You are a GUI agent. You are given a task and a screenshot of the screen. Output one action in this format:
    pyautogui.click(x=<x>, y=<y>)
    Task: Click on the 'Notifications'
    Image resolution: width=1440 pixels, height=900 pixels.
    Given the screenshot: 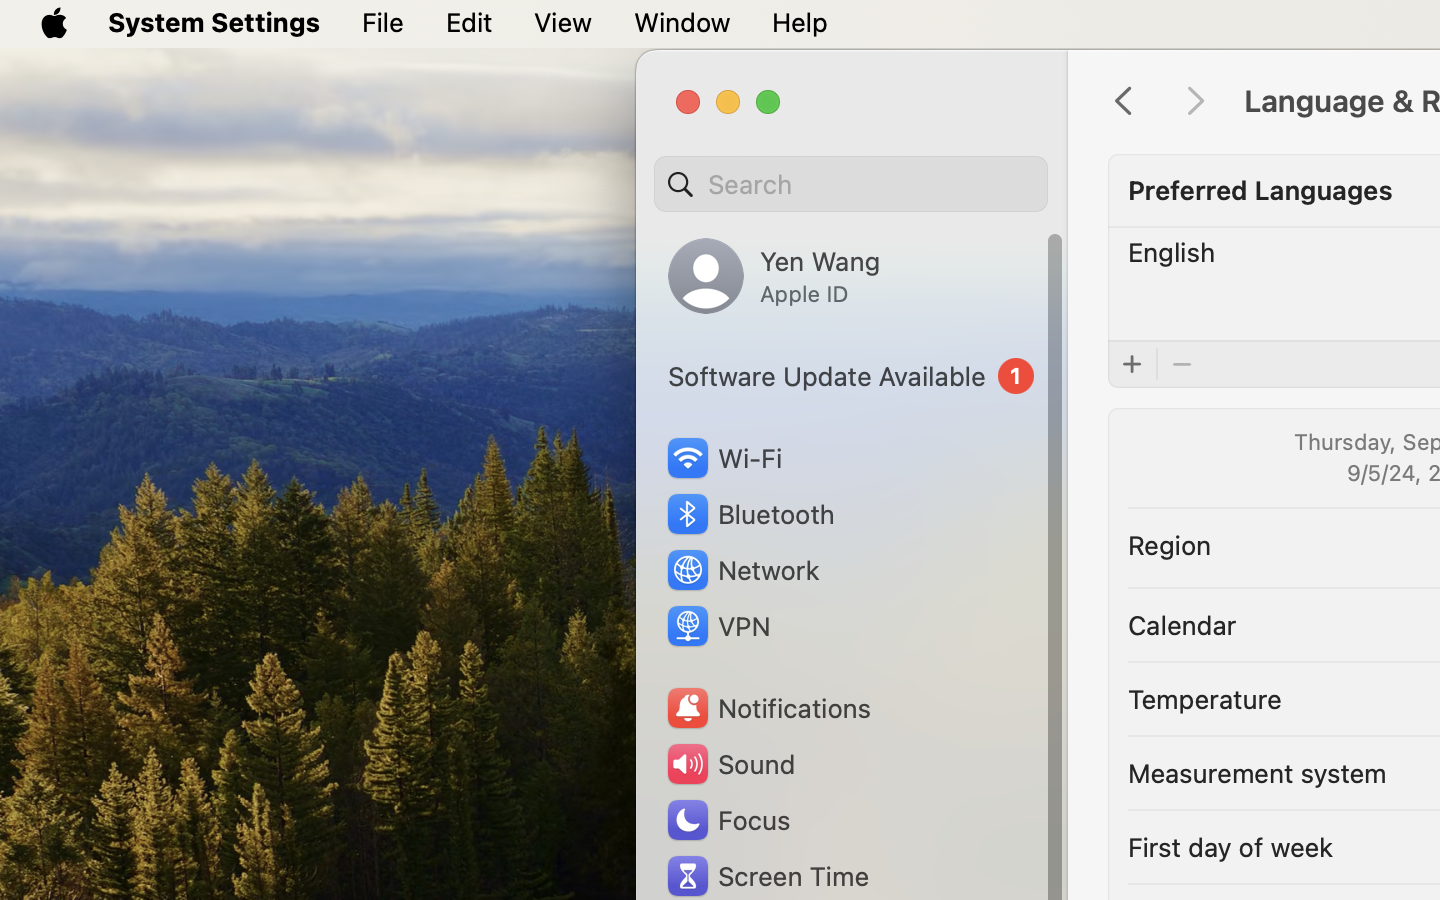 What is the action you would take?
    pyautogui.click(x=766, y=707)
    